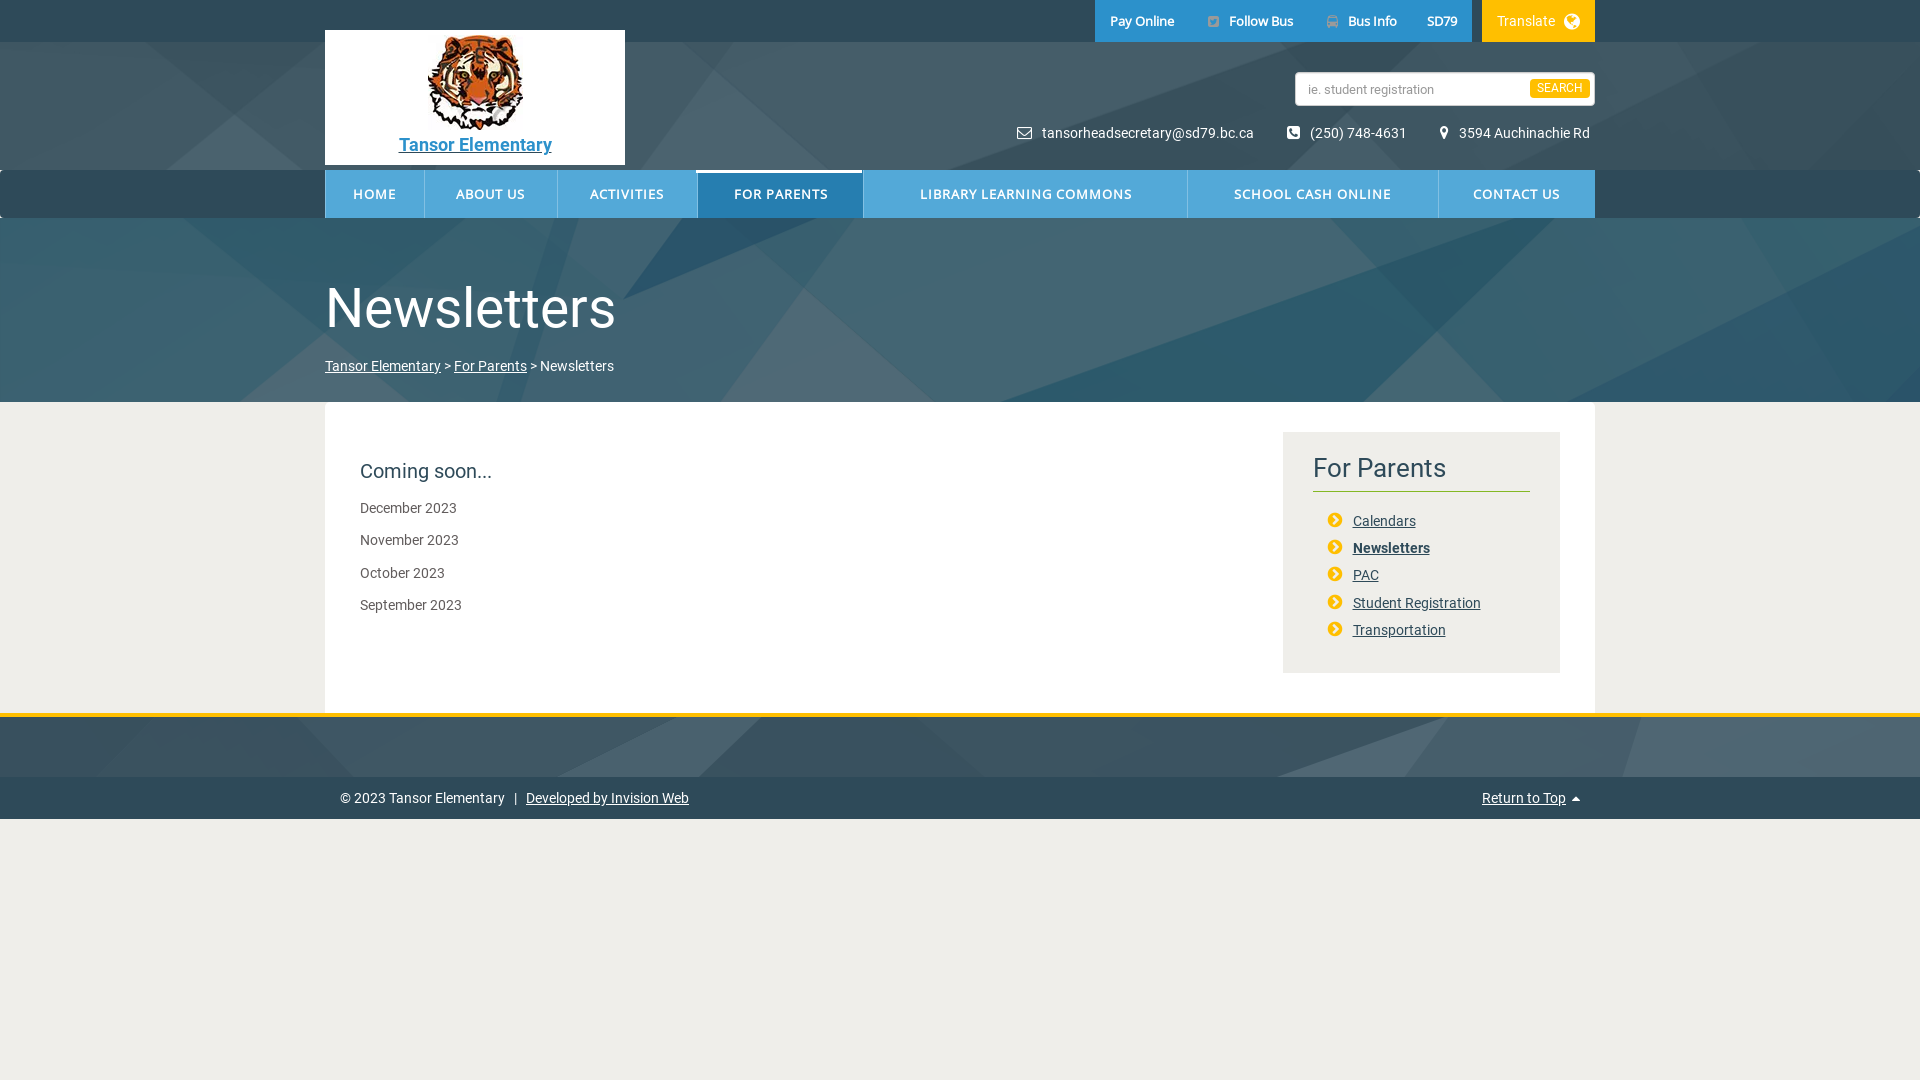 This screenshot has height=1080, width=1920. Describe the element at coordinates (490, 366) in the screenshot. I see `'For Parents'` at that location.